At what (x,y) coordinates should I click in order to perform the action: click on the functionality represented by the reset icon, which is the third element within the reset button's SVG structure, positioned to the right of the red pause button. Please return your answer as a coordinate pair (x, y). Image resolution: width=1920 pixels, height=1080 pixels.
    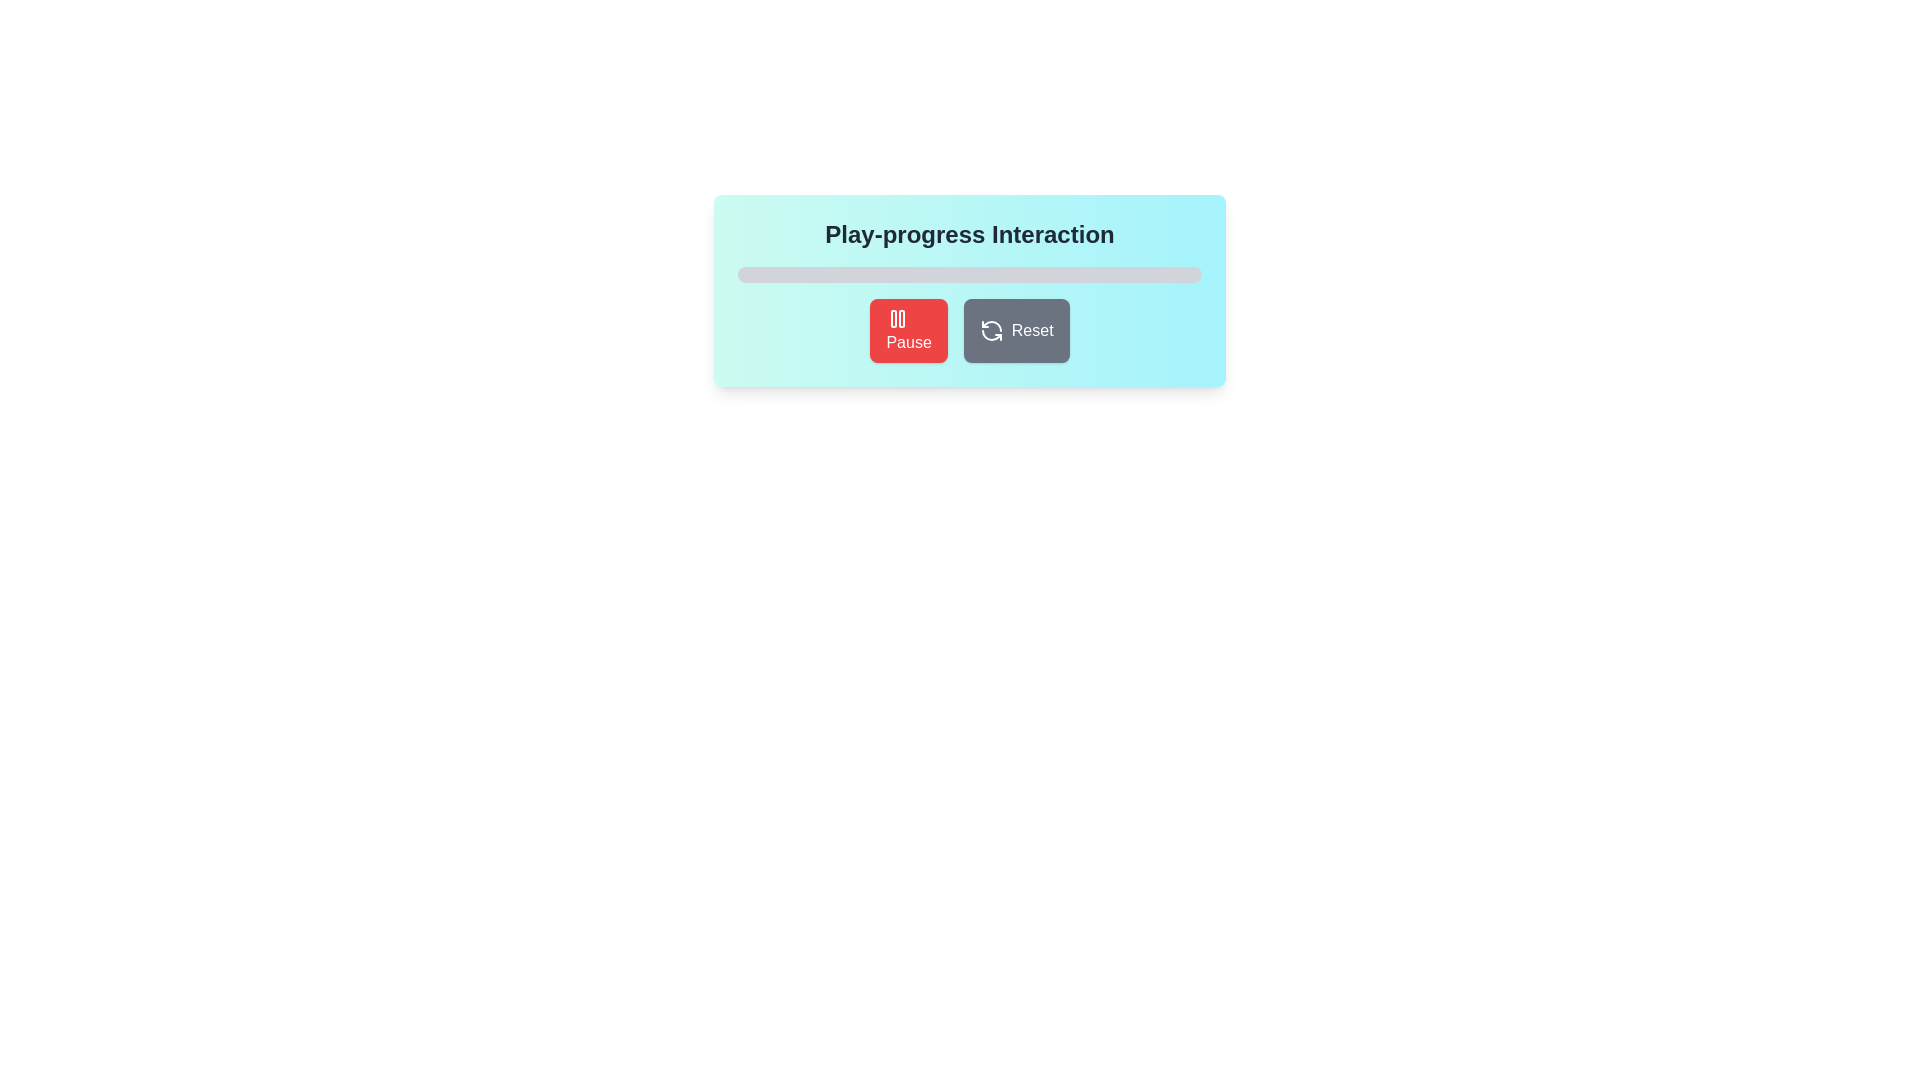
    Looking at the image, I should click on (991, 334).